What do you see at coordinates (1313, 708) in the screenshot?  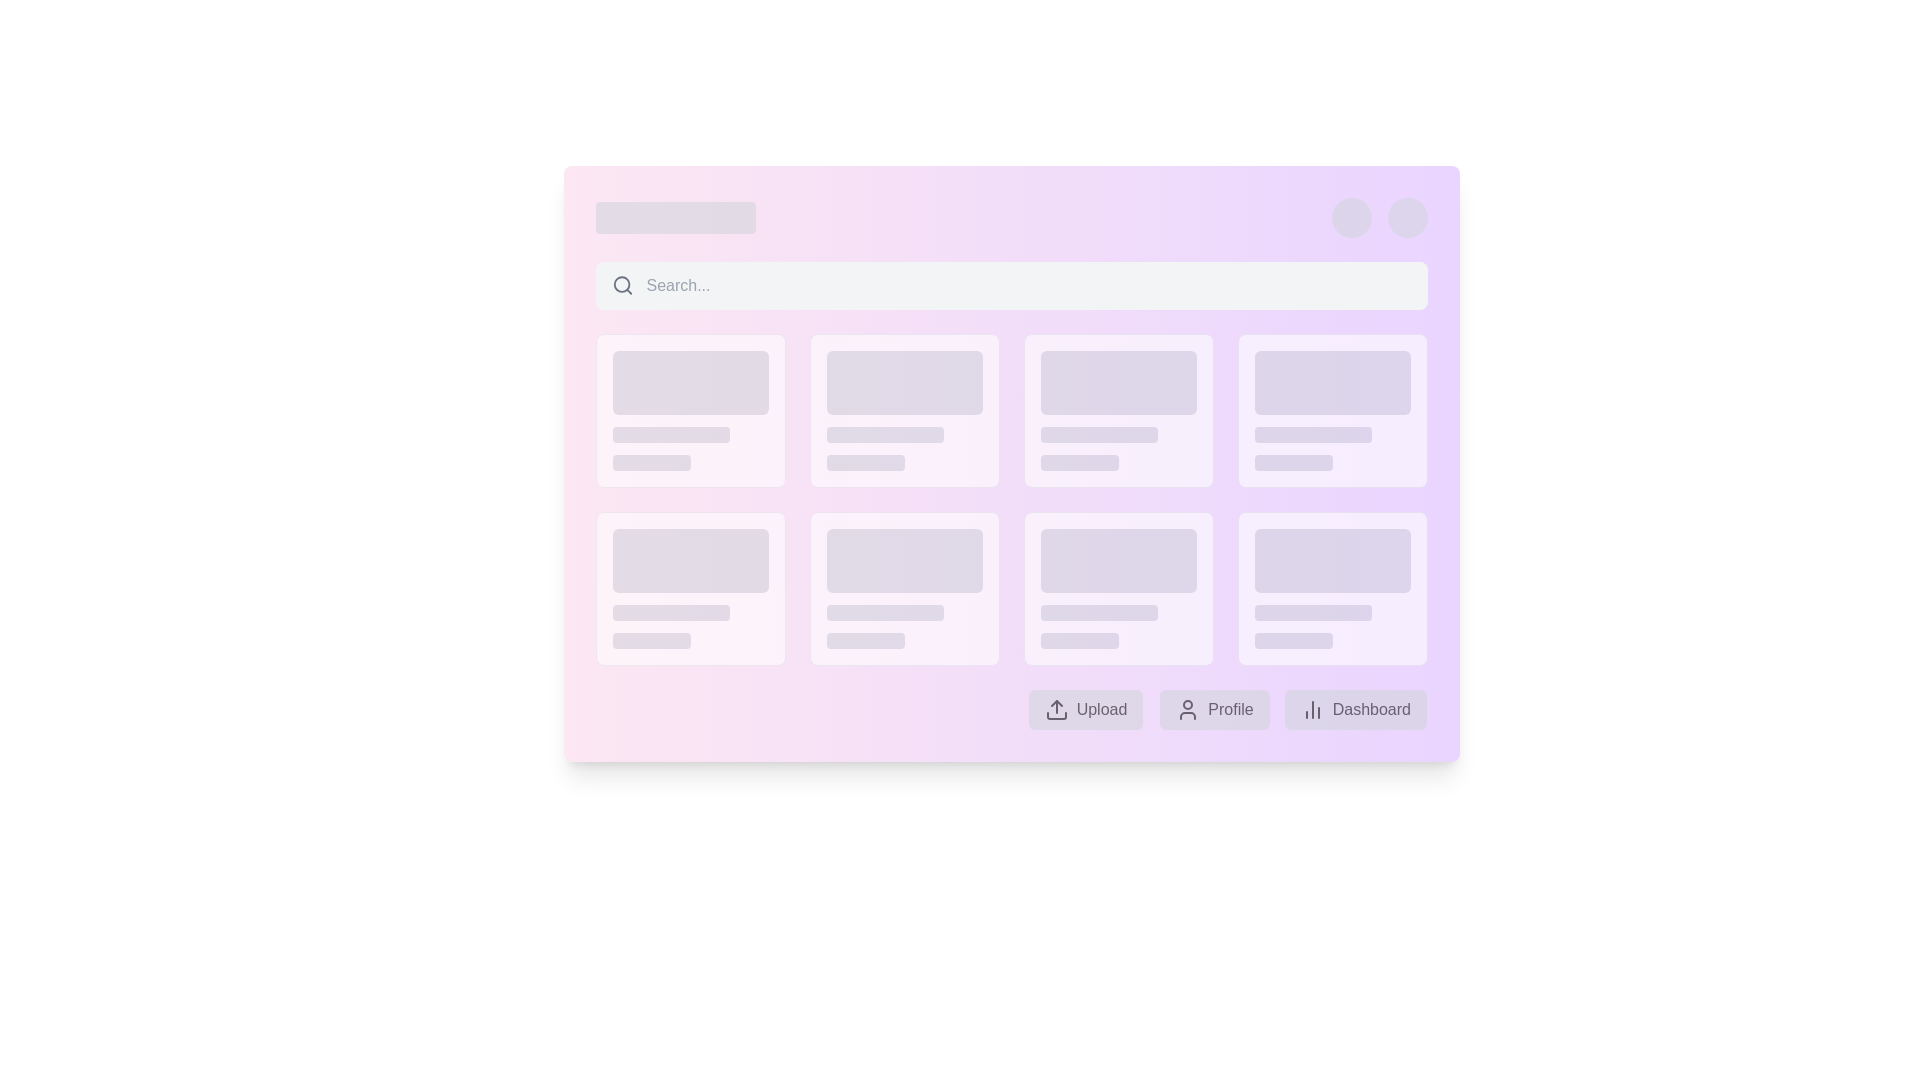 I see `the 'Dashboard' button, which features a minimalist bar chart icon with three vertical bars` at bounding box center [1313, 708].